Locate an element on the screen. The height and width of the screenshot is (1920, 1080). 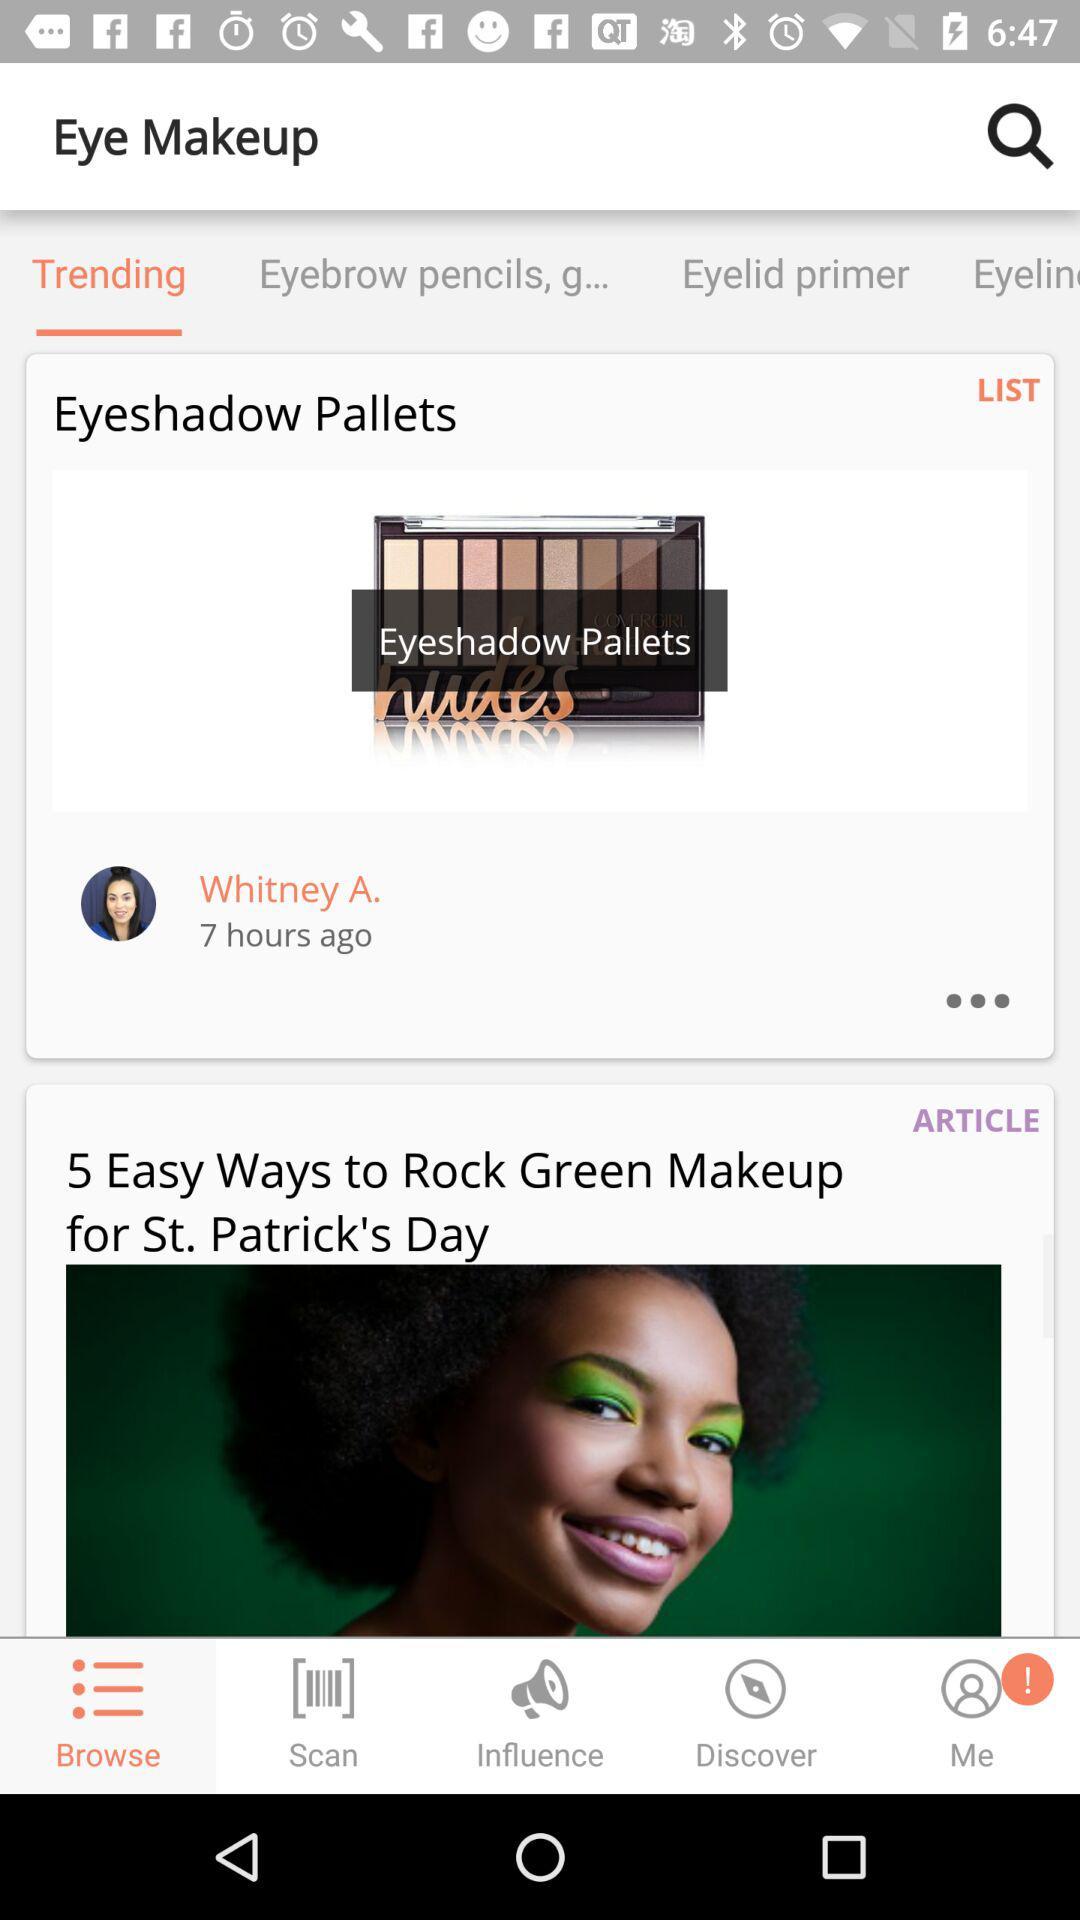
trending is located at coordinates (109, 272).